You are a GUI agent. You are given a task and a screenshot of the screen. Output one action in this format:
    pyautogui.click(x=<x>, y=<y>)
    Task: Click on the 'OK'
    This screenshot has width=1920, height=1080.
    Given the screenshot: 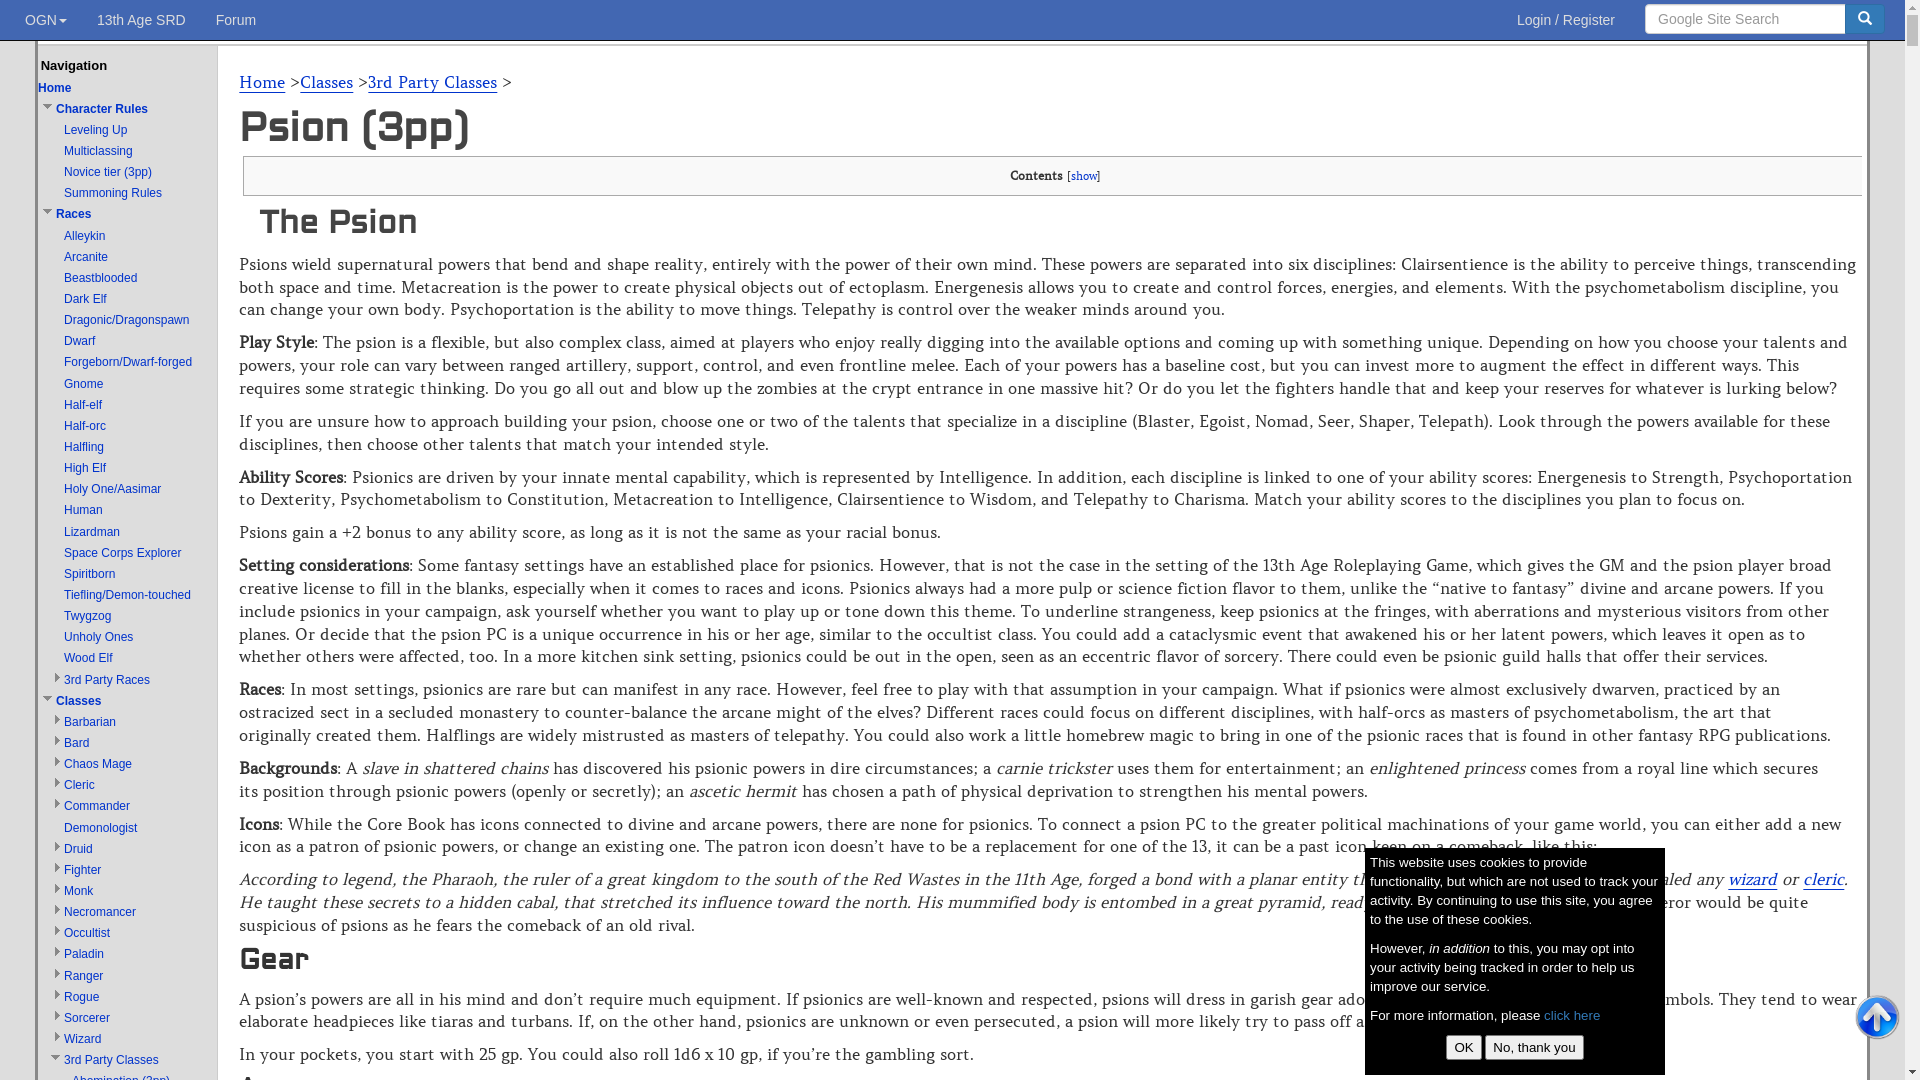 What is the action you would take?
    pyautogui.click(x=1463, y=1046)
    